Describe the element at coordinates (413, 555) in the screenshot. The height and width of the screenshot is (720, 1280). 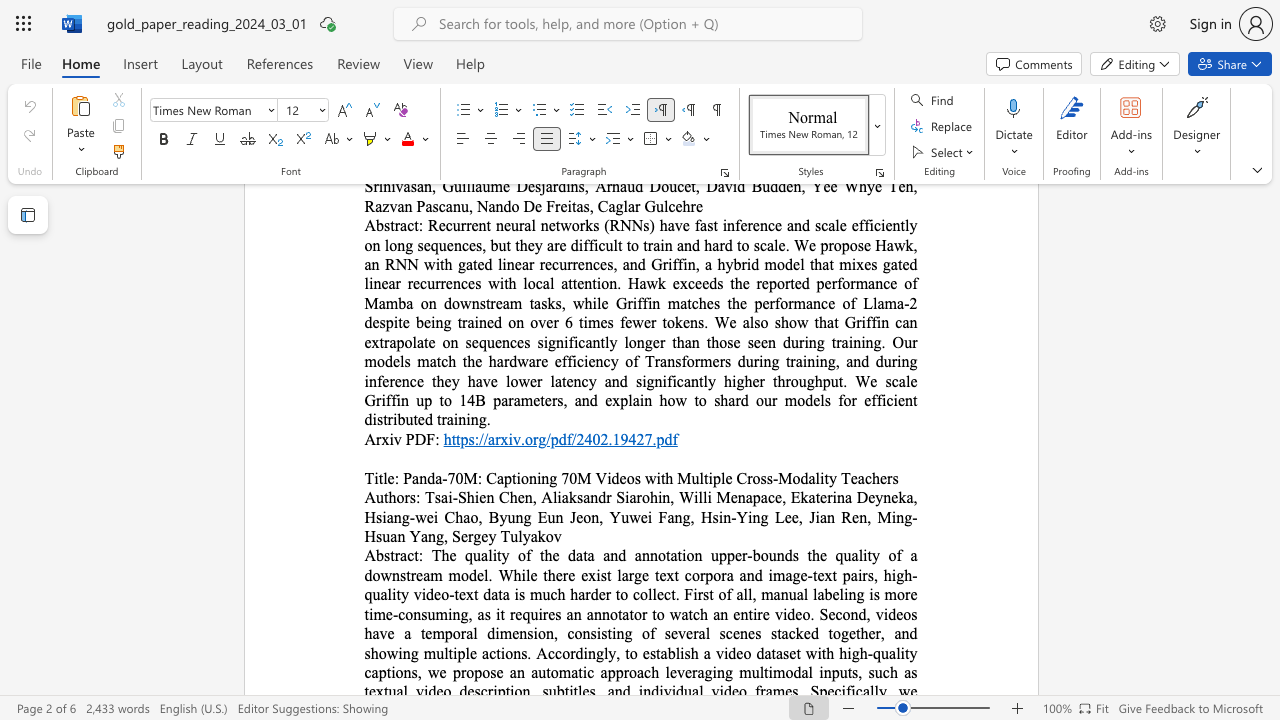
I see `the subset text "t:" within the text "Abstract:"` at that location.